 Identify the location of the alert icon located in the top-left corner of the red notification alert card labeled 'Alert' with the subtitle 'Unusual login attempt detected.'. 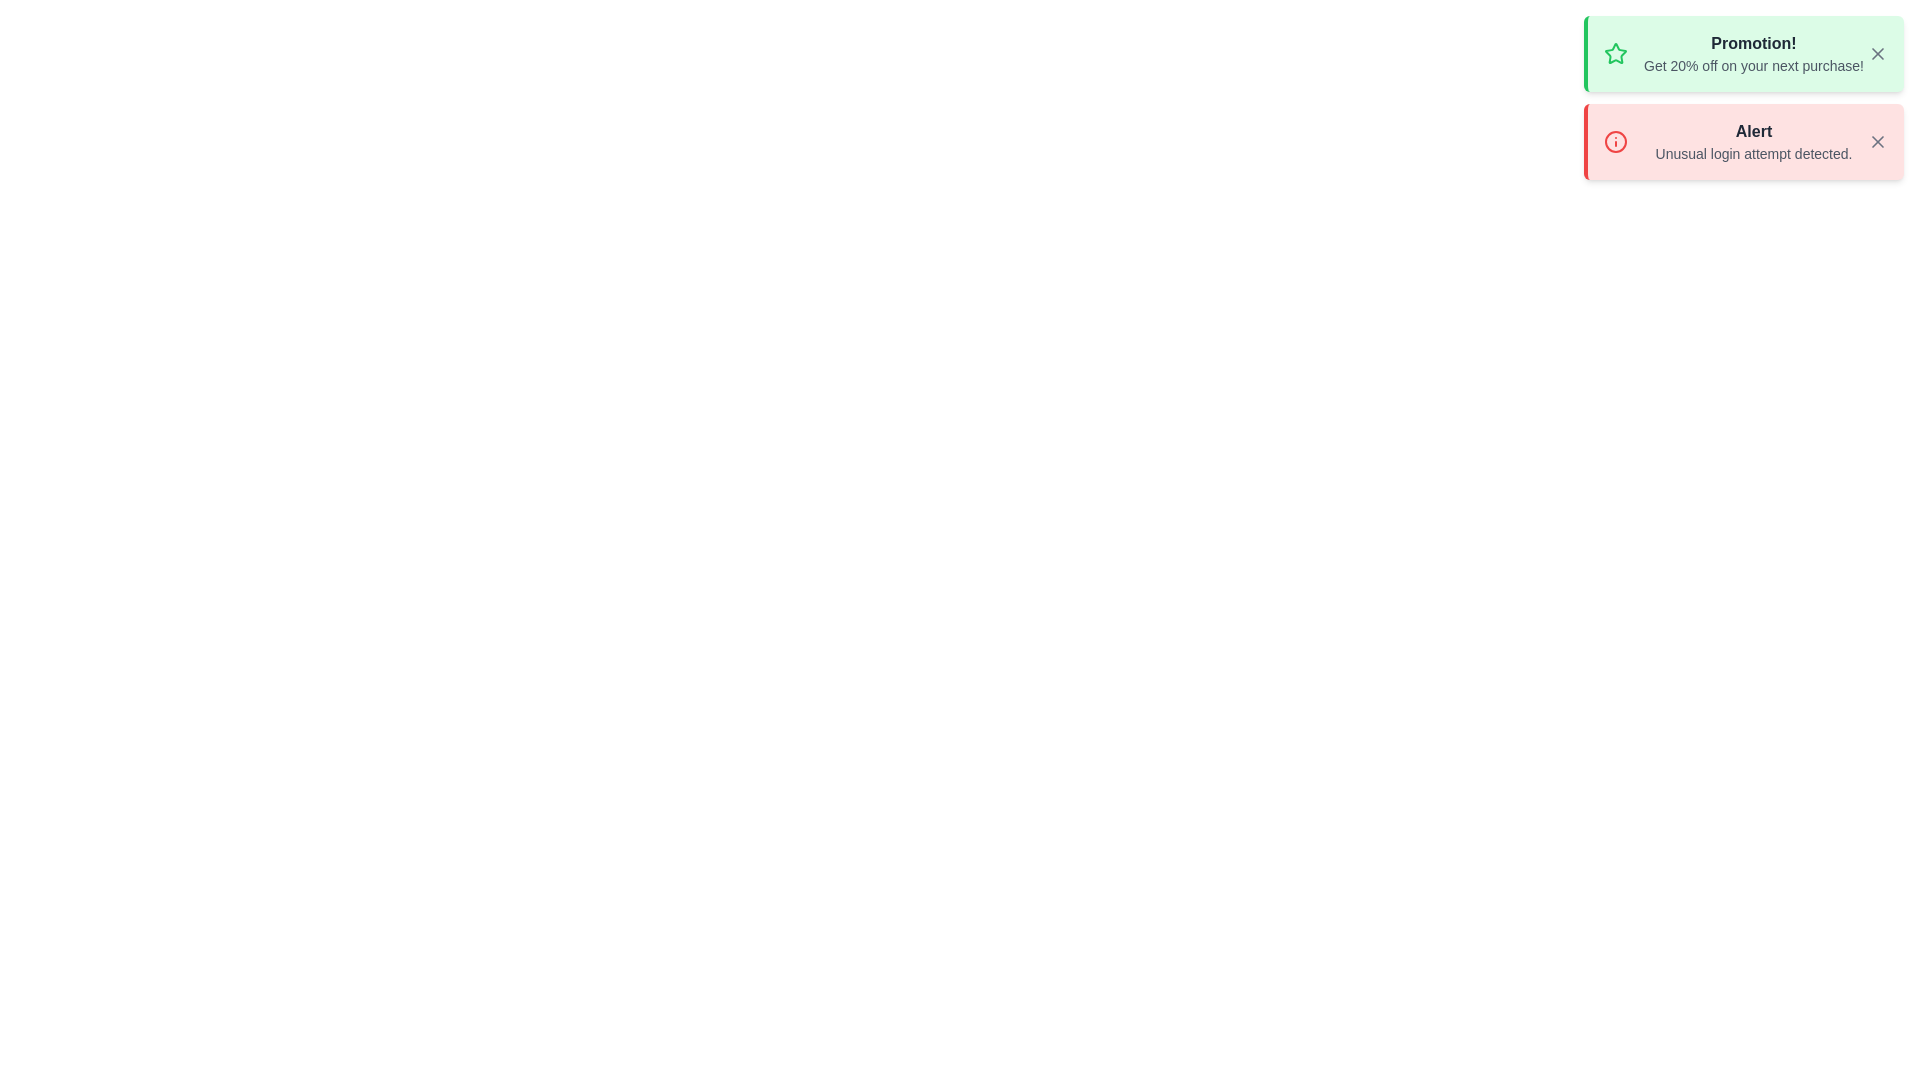
(1616, 141).